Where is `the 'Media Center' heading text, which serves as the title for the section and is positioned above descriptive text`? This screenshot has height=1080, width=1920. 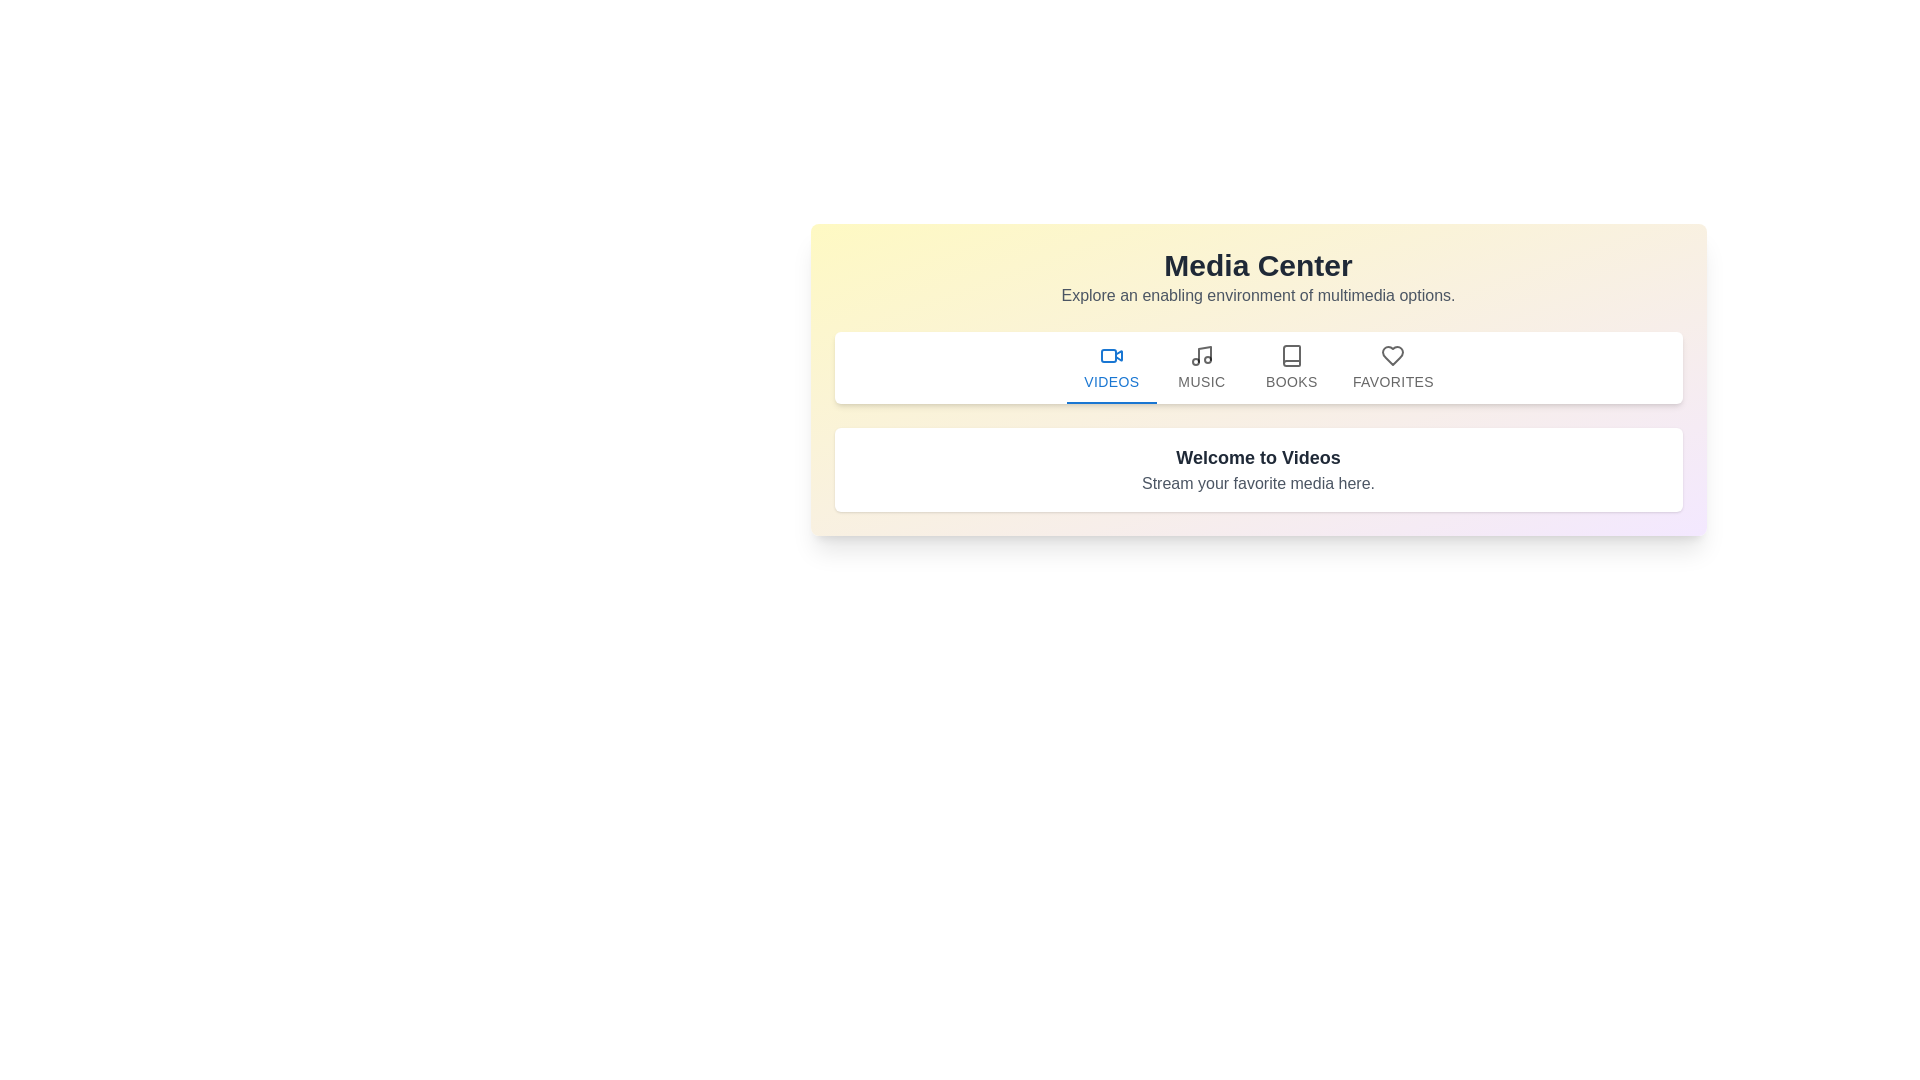
the 'Media Center' heading text, which serves as the title for the section and is positioned above descriptive text is located at coordinates (1257, 265).